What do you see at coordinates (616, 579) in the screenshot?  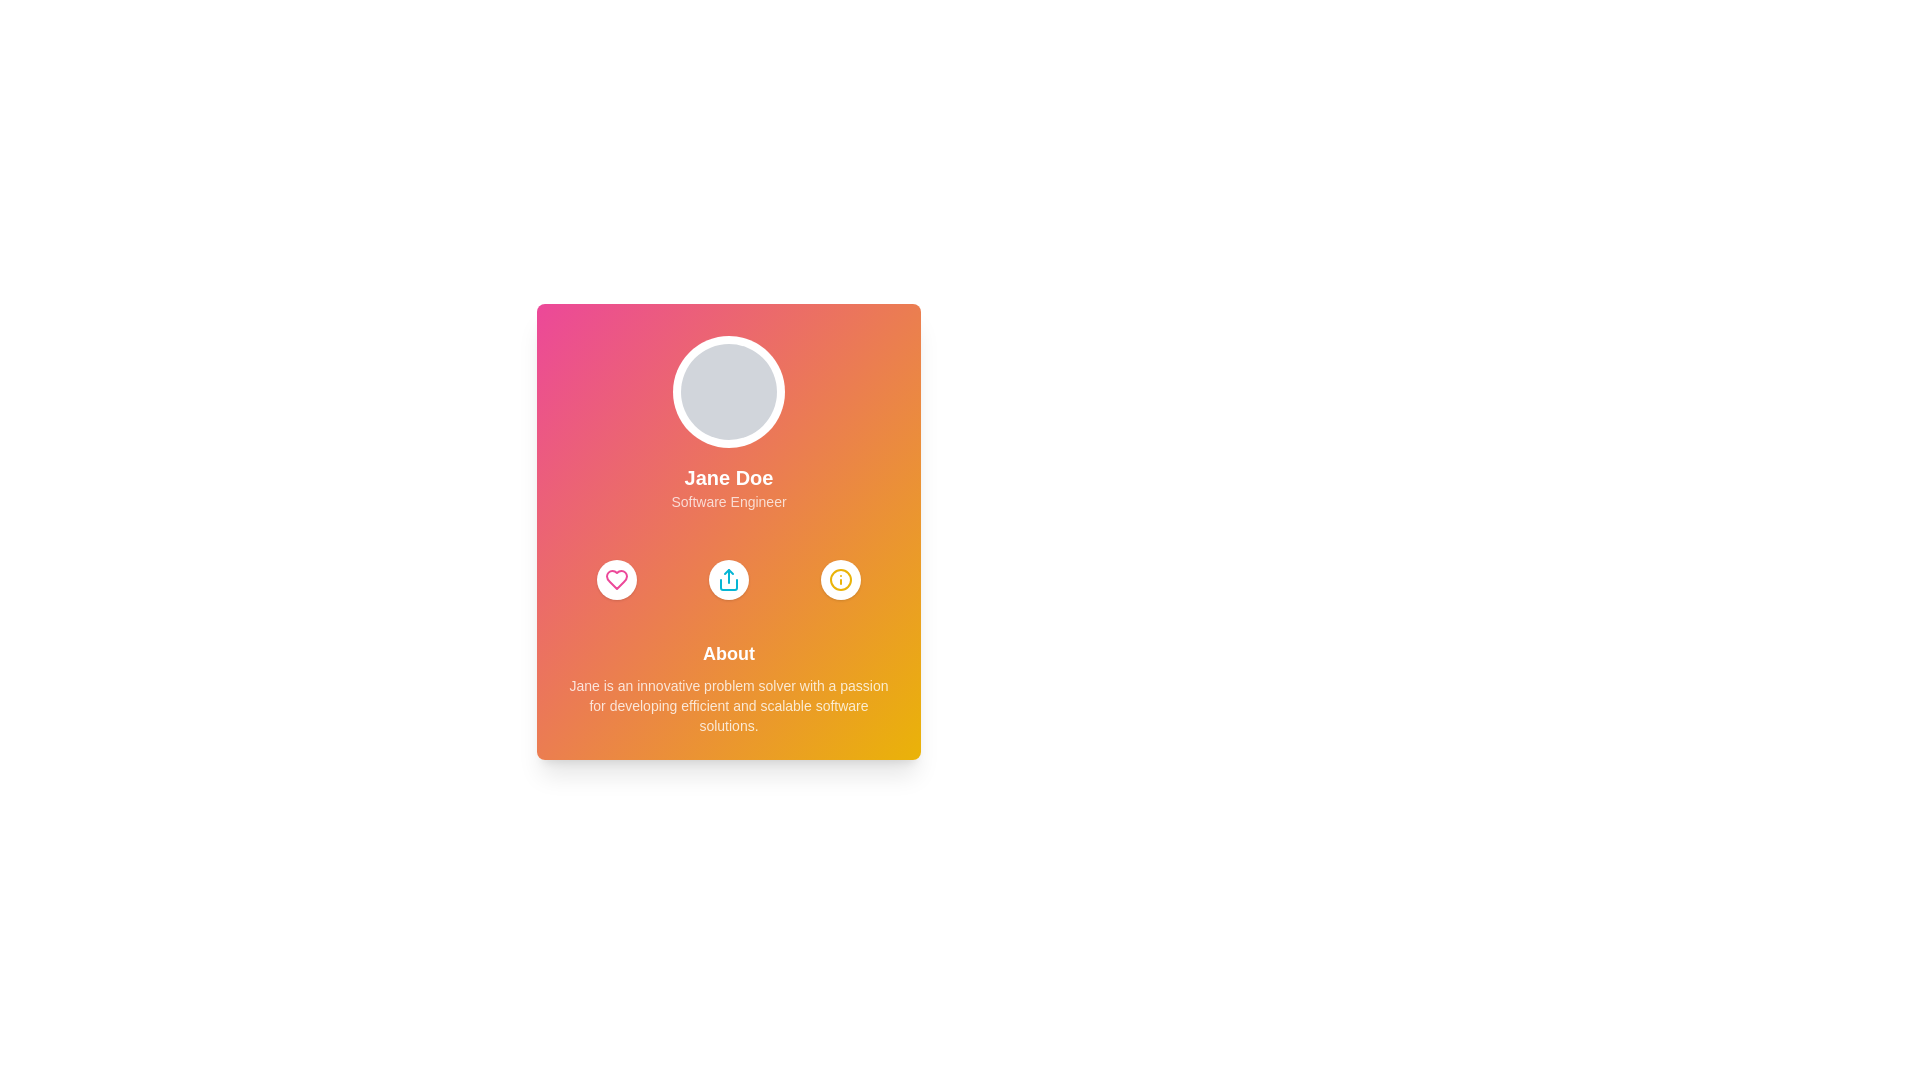 I see `the heart-shaped vector icon in the lower middle section of the card layout` at bounding box center [616, 579].